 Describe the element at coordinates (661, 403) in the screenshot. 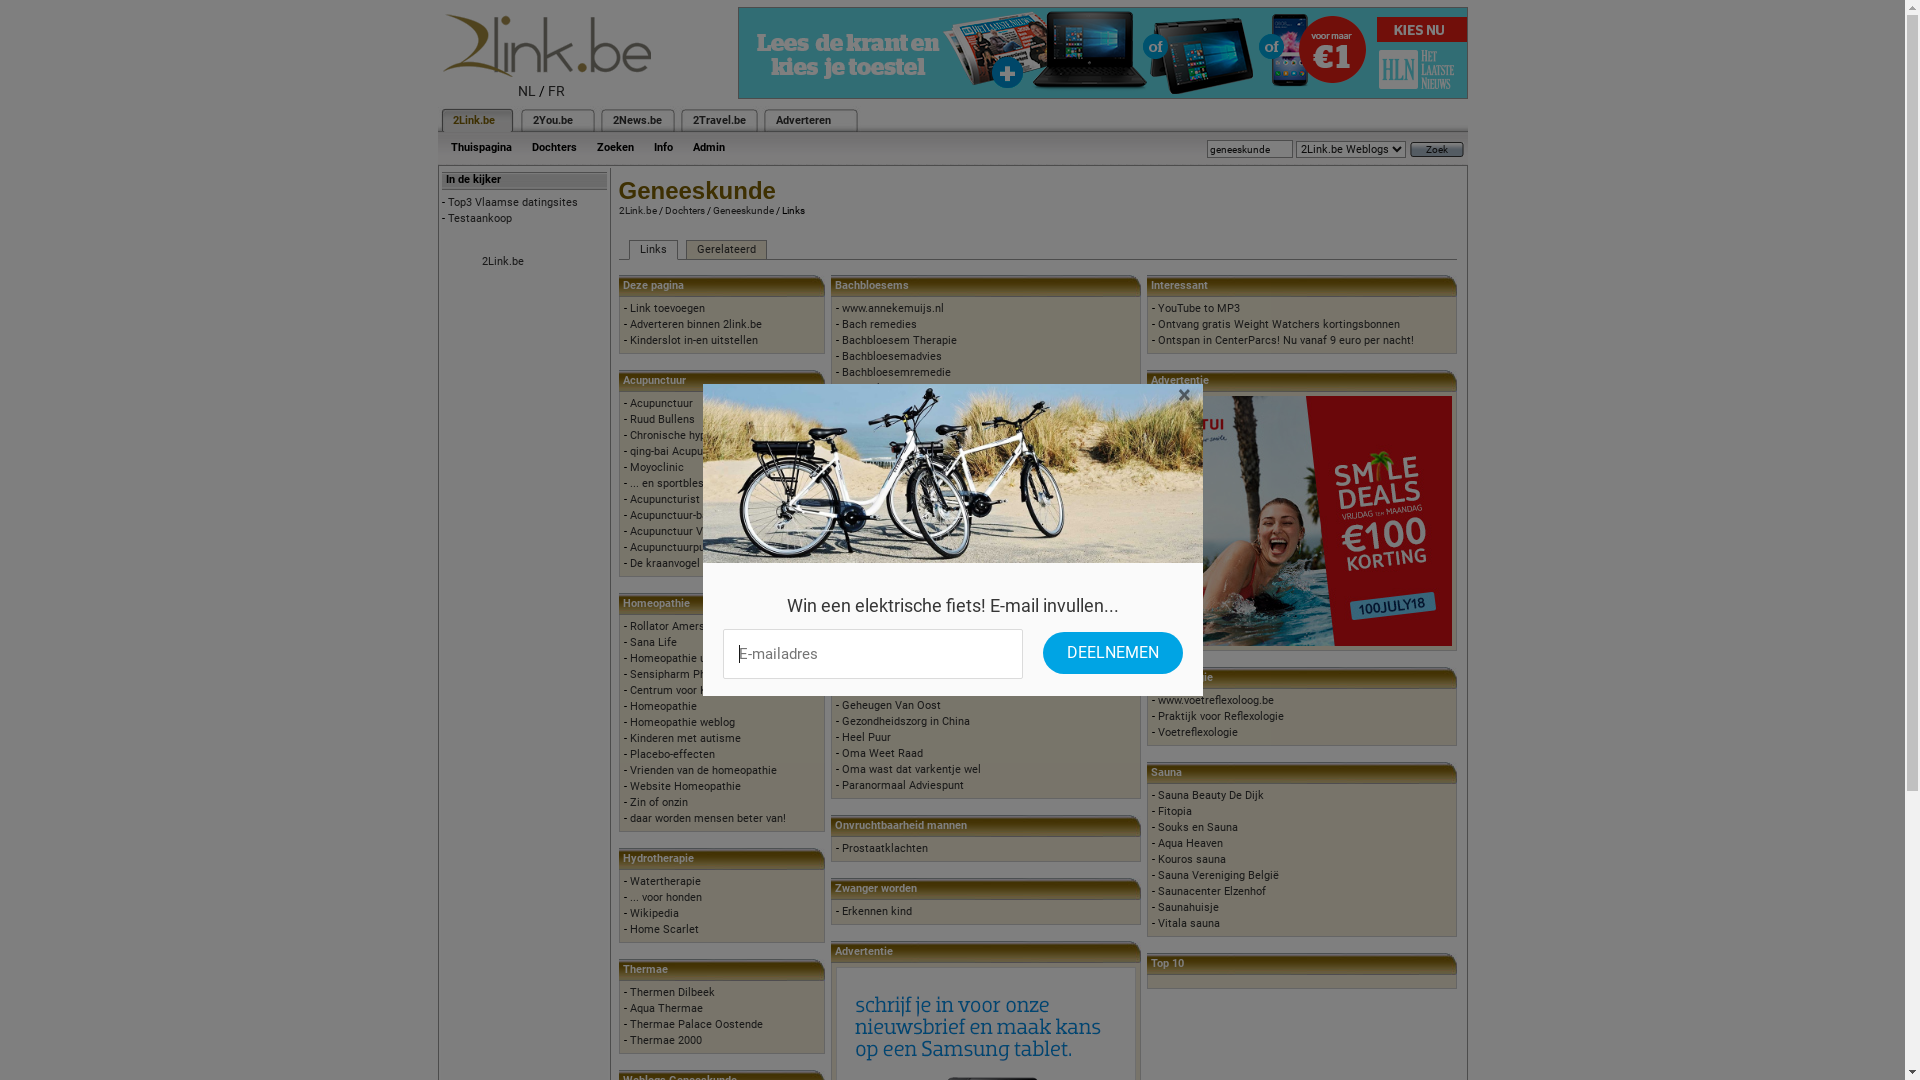

I see `'Acupunctuur'` at that location.